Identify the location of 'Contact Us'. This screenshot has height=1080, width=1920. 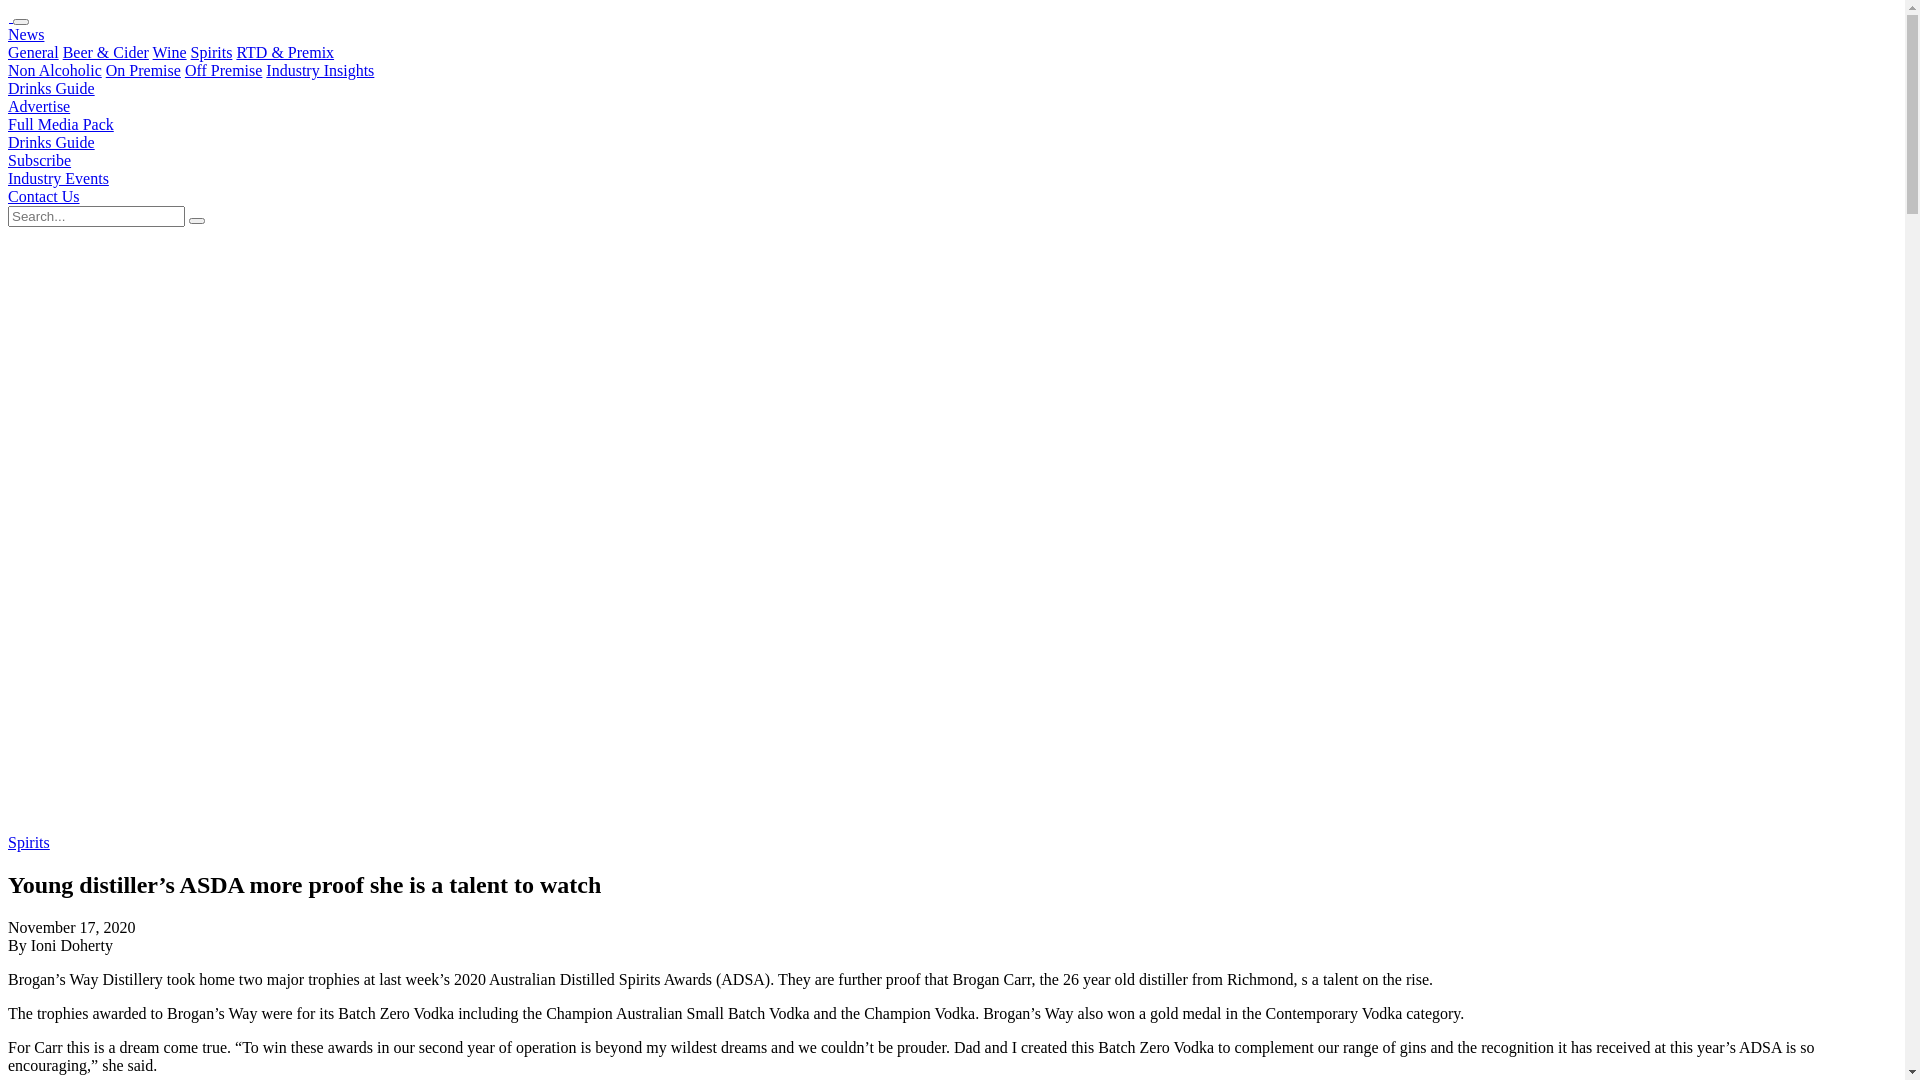
(8, 196).